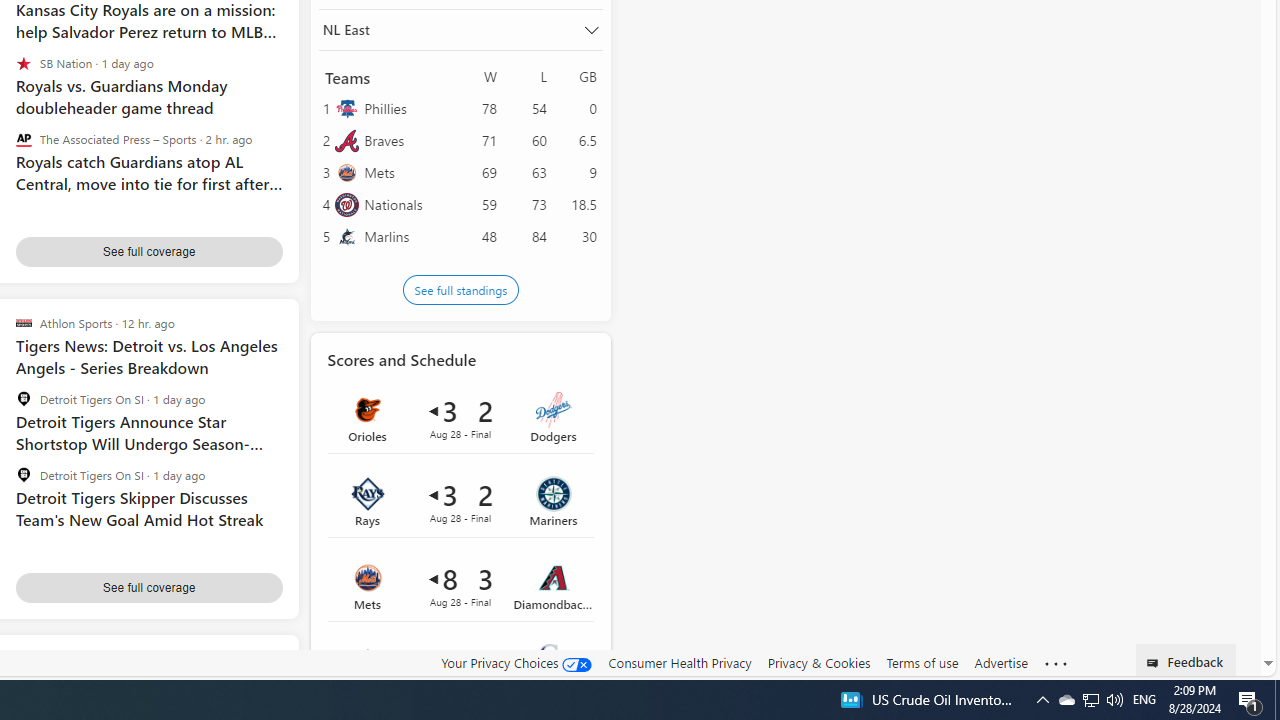  What do you see at coordinates (459, 29) in the screenshot?
I see `'NL East'` at bounding box center [459, 29].